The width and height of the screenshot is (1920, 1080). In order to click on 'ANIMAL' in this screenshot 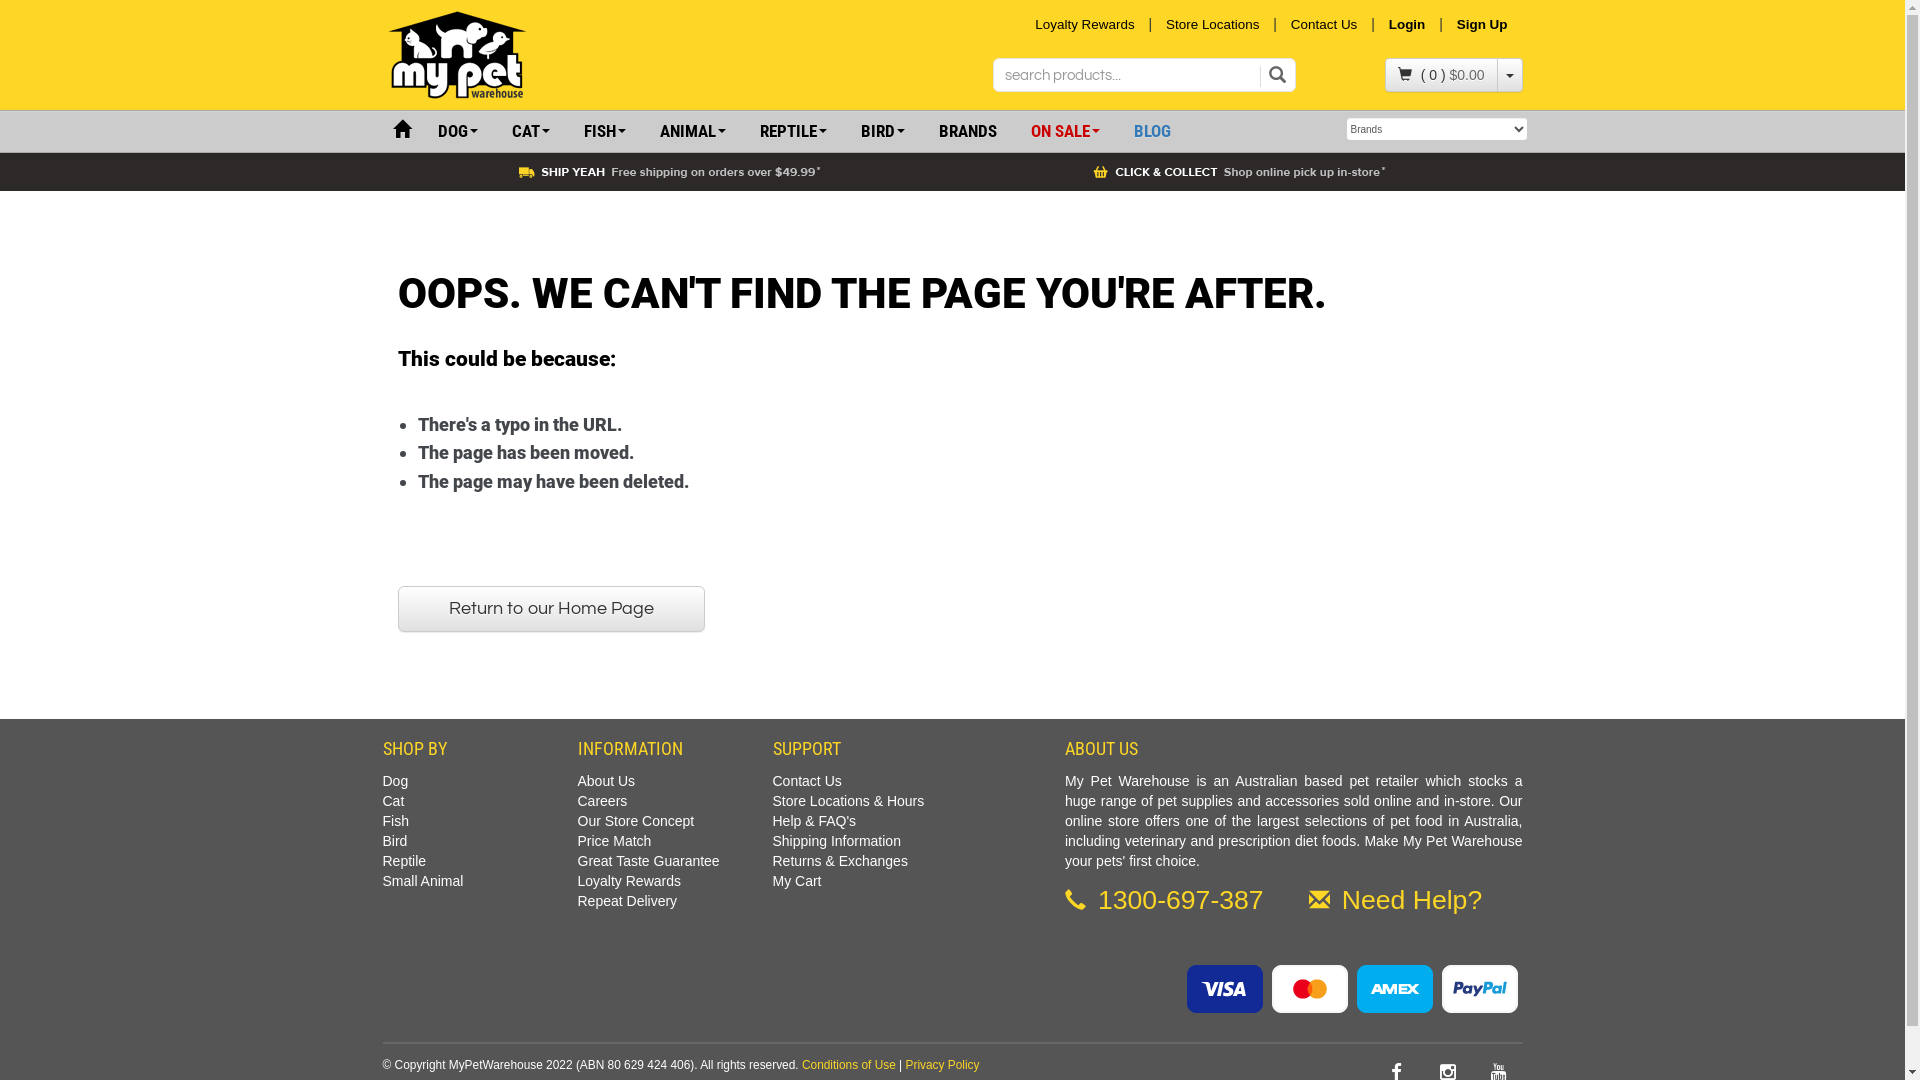, I will do `click(691, 131)`.